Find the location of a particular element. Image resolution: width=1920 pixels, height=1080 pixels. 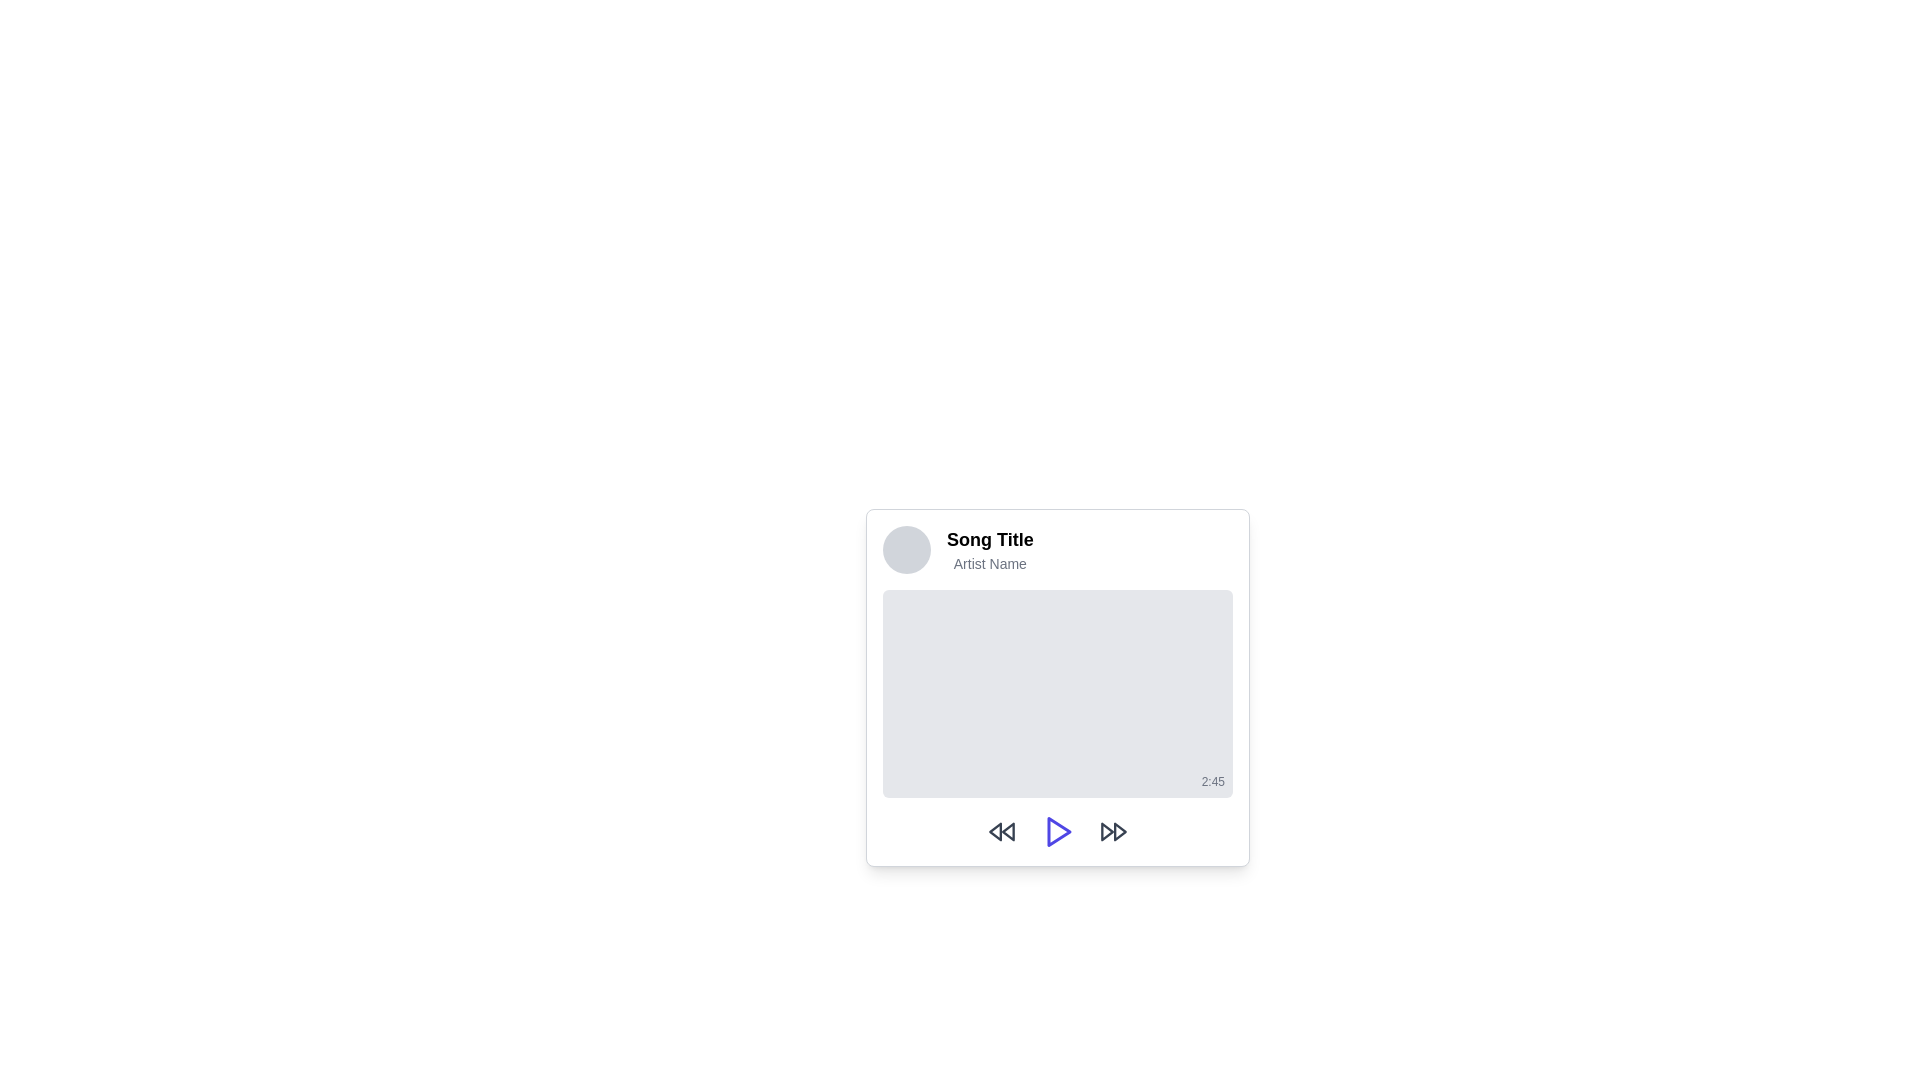

the static text label that describes the artist of the currently playing song, located directly below the 'Song Title' text element in the media player is located at coordinates (990, 563).